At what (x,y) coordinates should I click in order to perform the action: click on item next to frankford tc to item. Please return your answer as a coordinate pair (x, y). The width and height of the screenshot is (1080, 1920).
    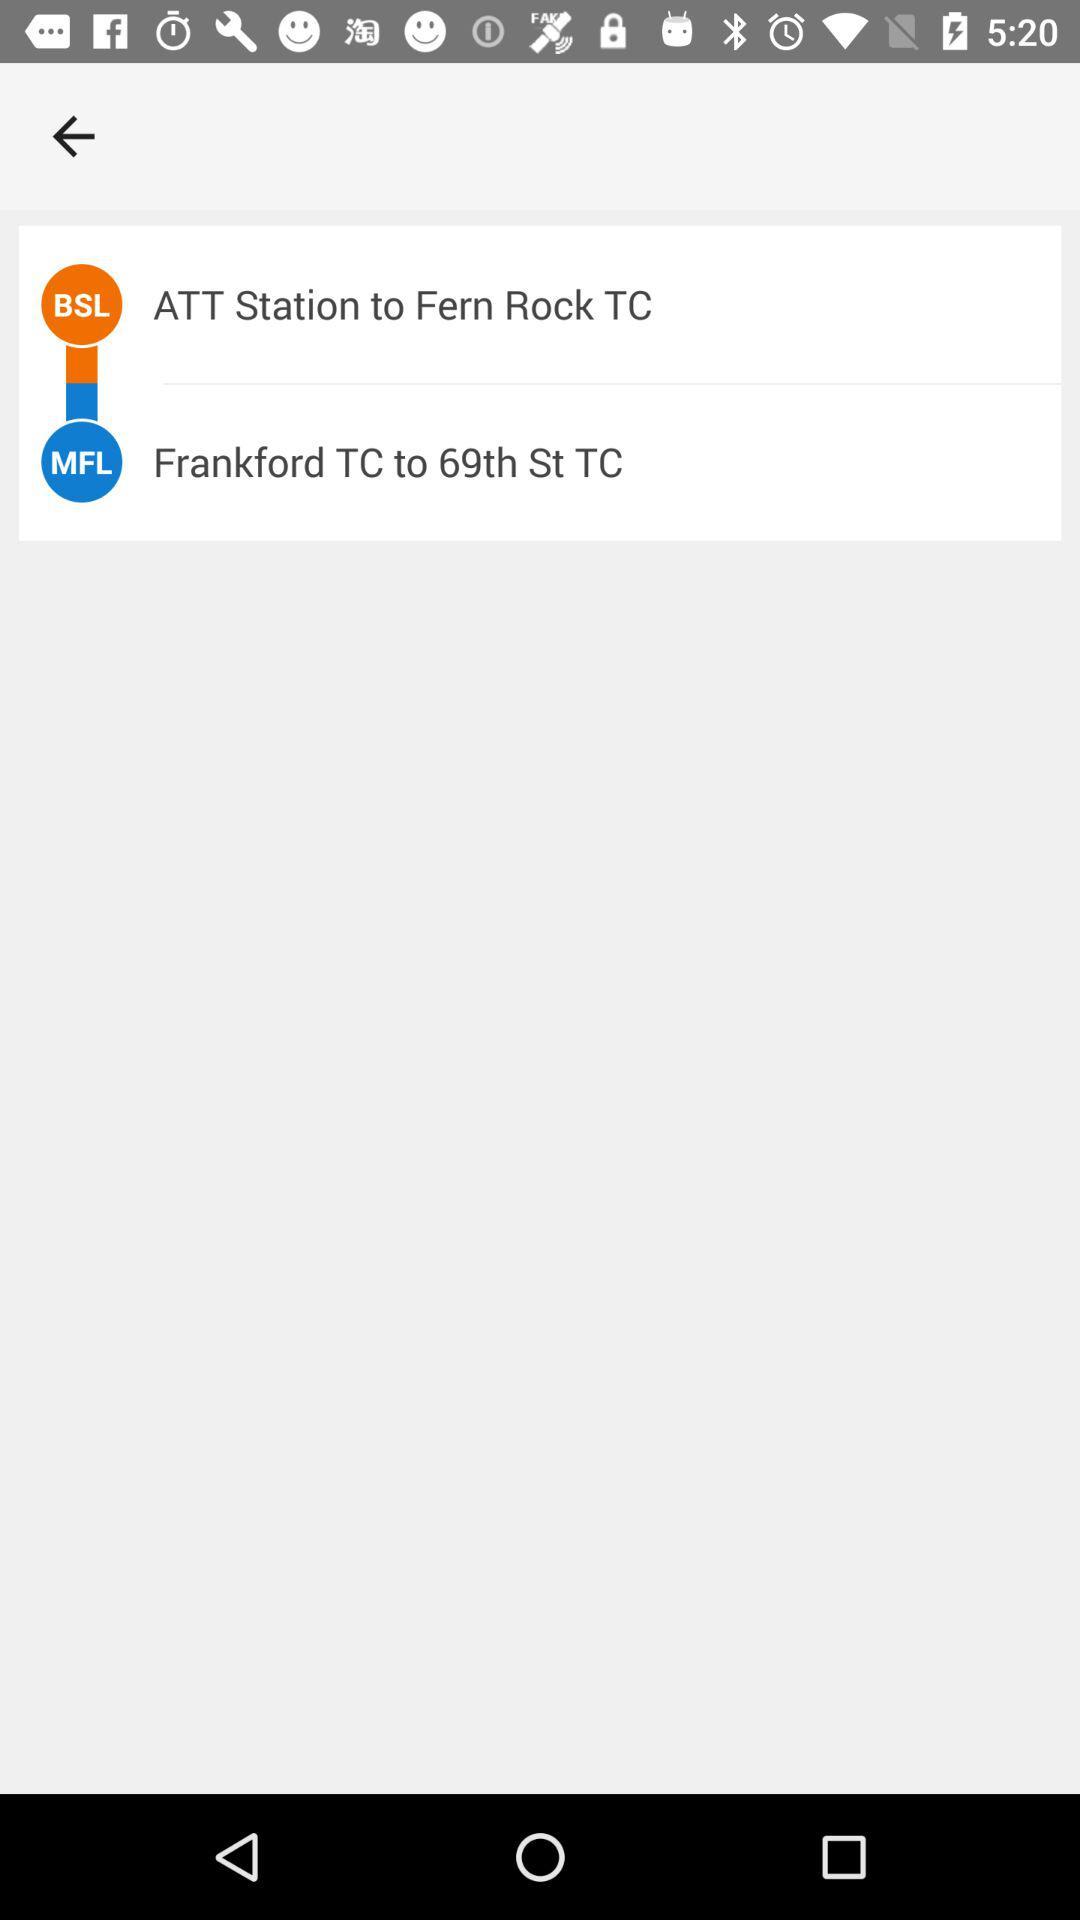
    Looking at the image, I should click on (80, 460).